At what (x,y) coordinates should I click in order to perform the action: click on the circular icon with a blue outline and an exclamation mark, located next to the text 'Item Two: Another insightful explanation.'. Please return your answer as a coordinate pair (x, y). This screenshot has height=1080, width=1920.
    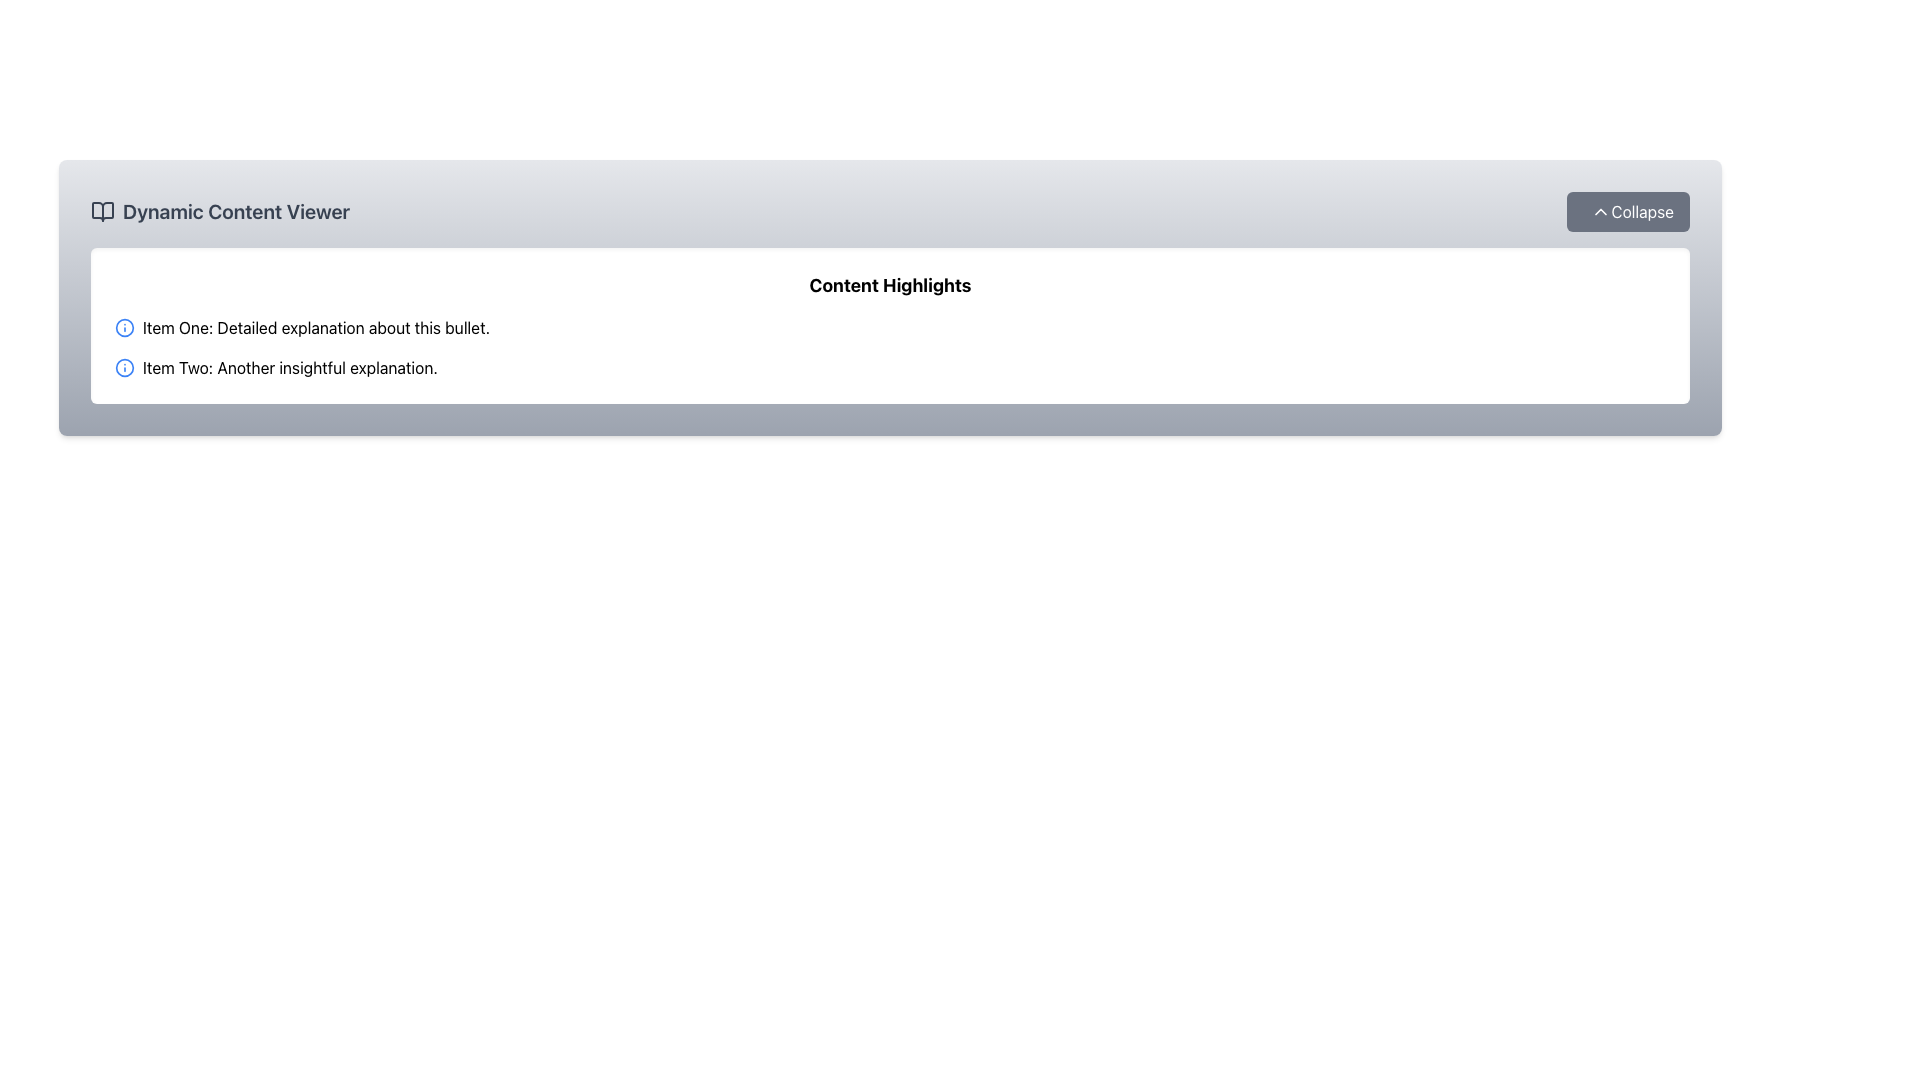
    Looking at the image, I should click on (123, 367).